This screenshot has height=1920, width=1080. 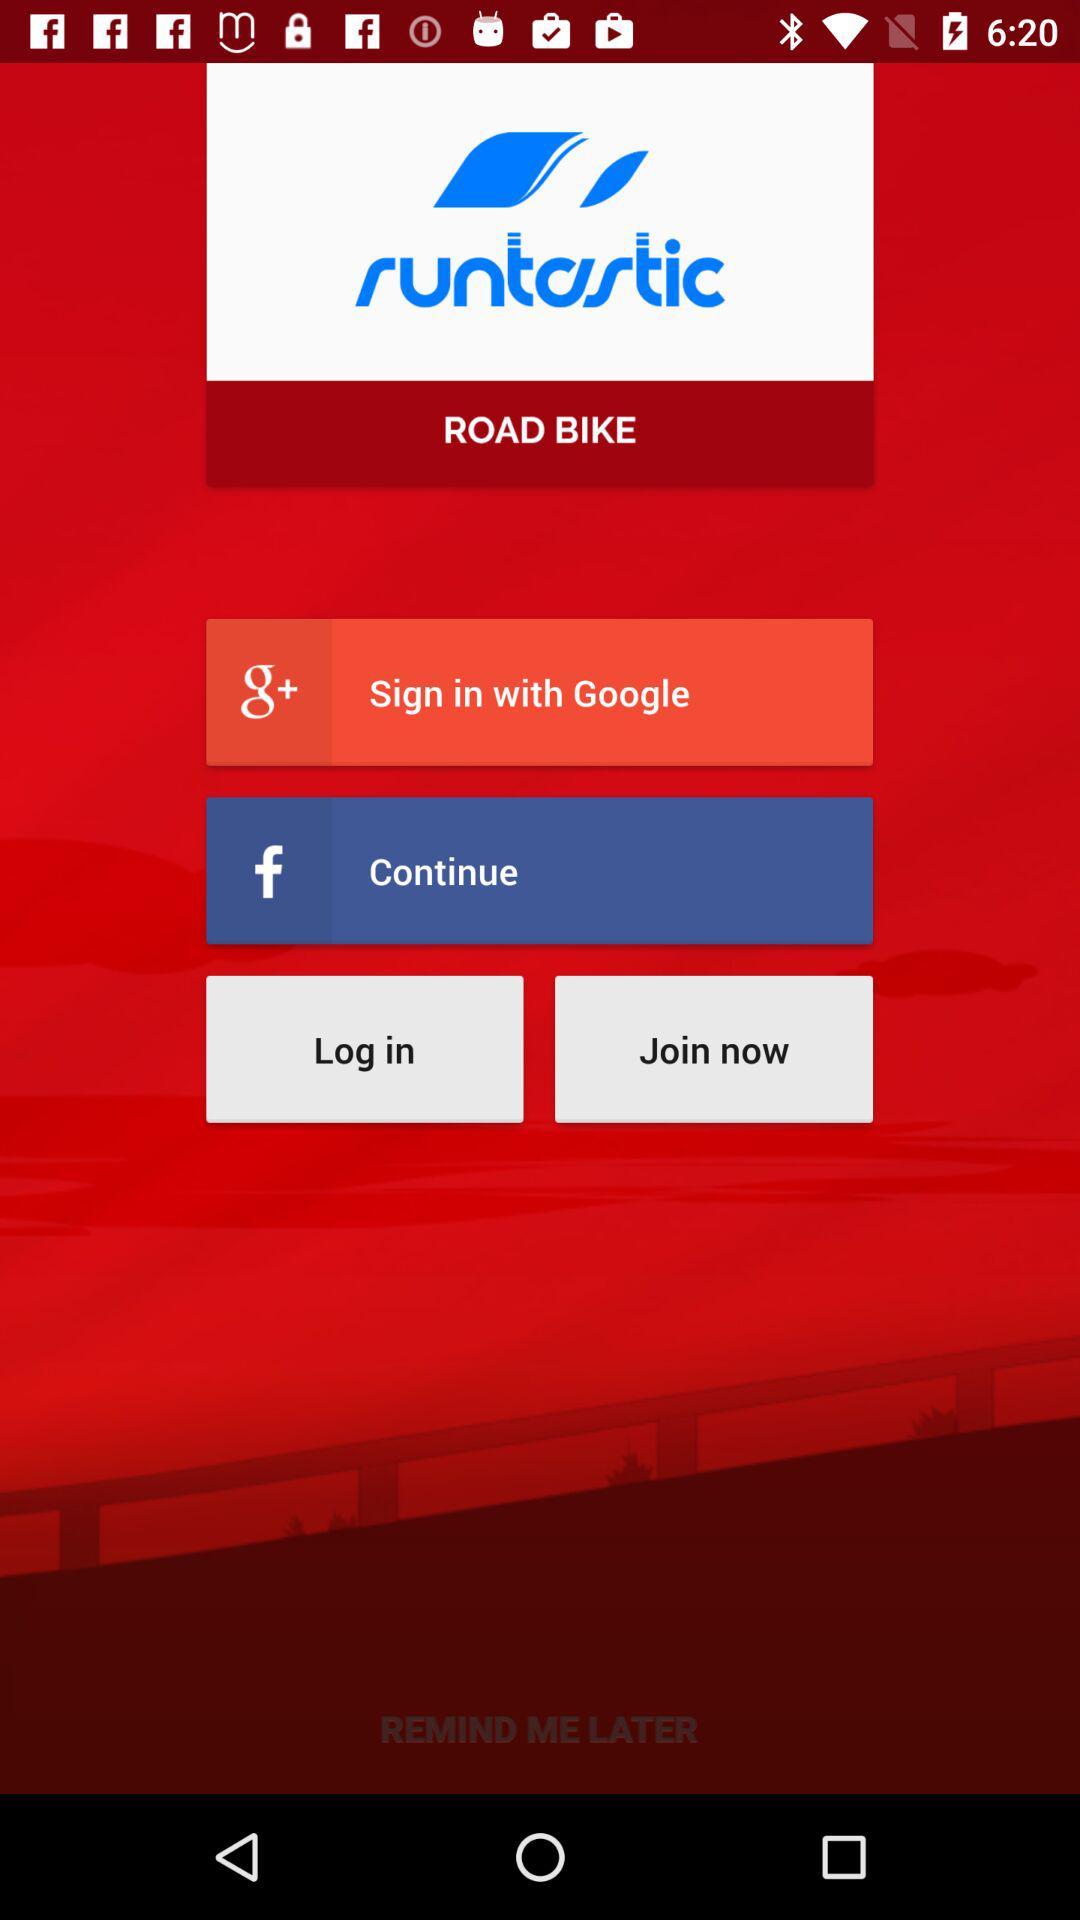 I want to click on the icon next to the log in icon, so click(x=712, y=1048).